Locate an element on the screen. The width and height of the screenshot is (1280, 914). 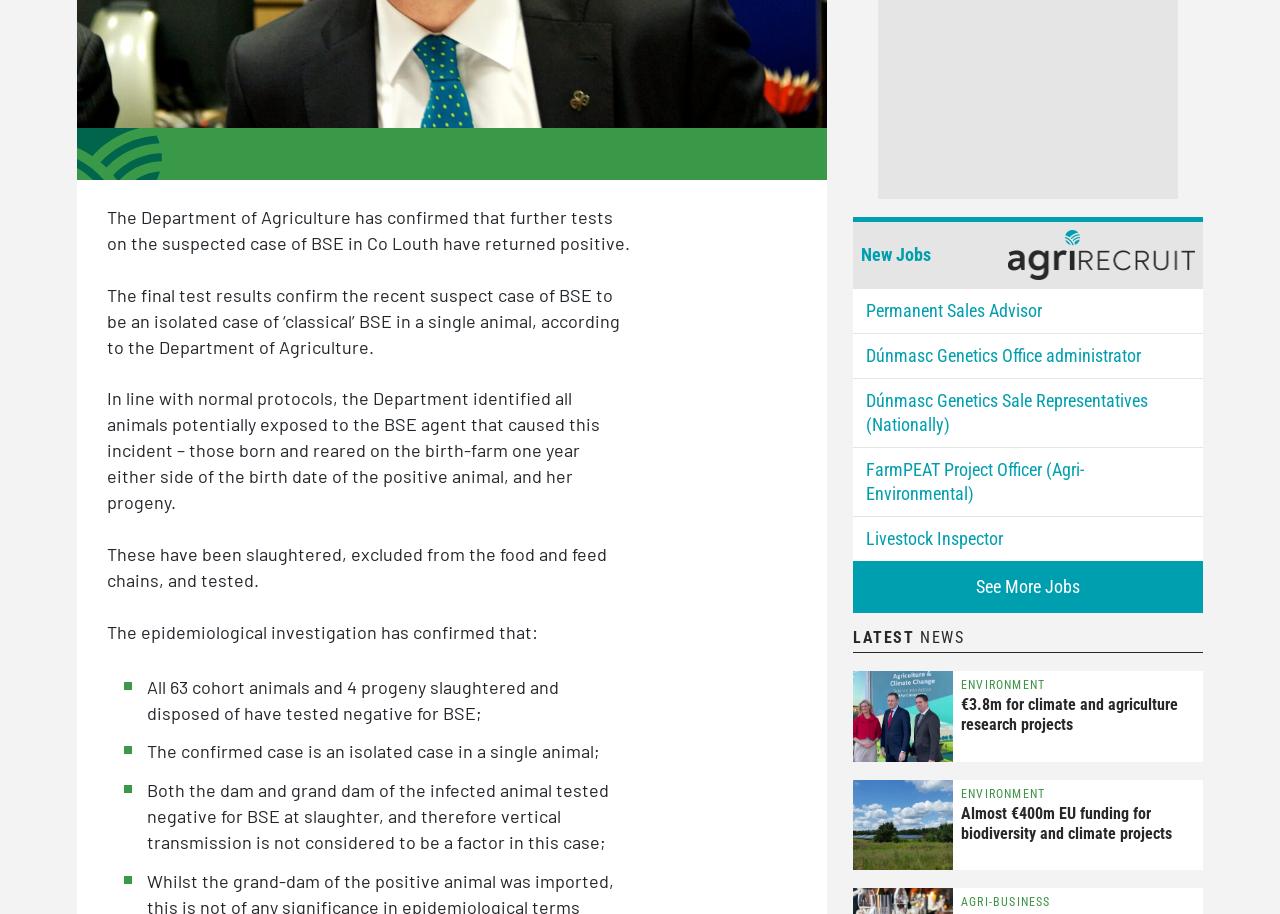
'Permanent Sales Advisor' is located at coordinates (866, 309).